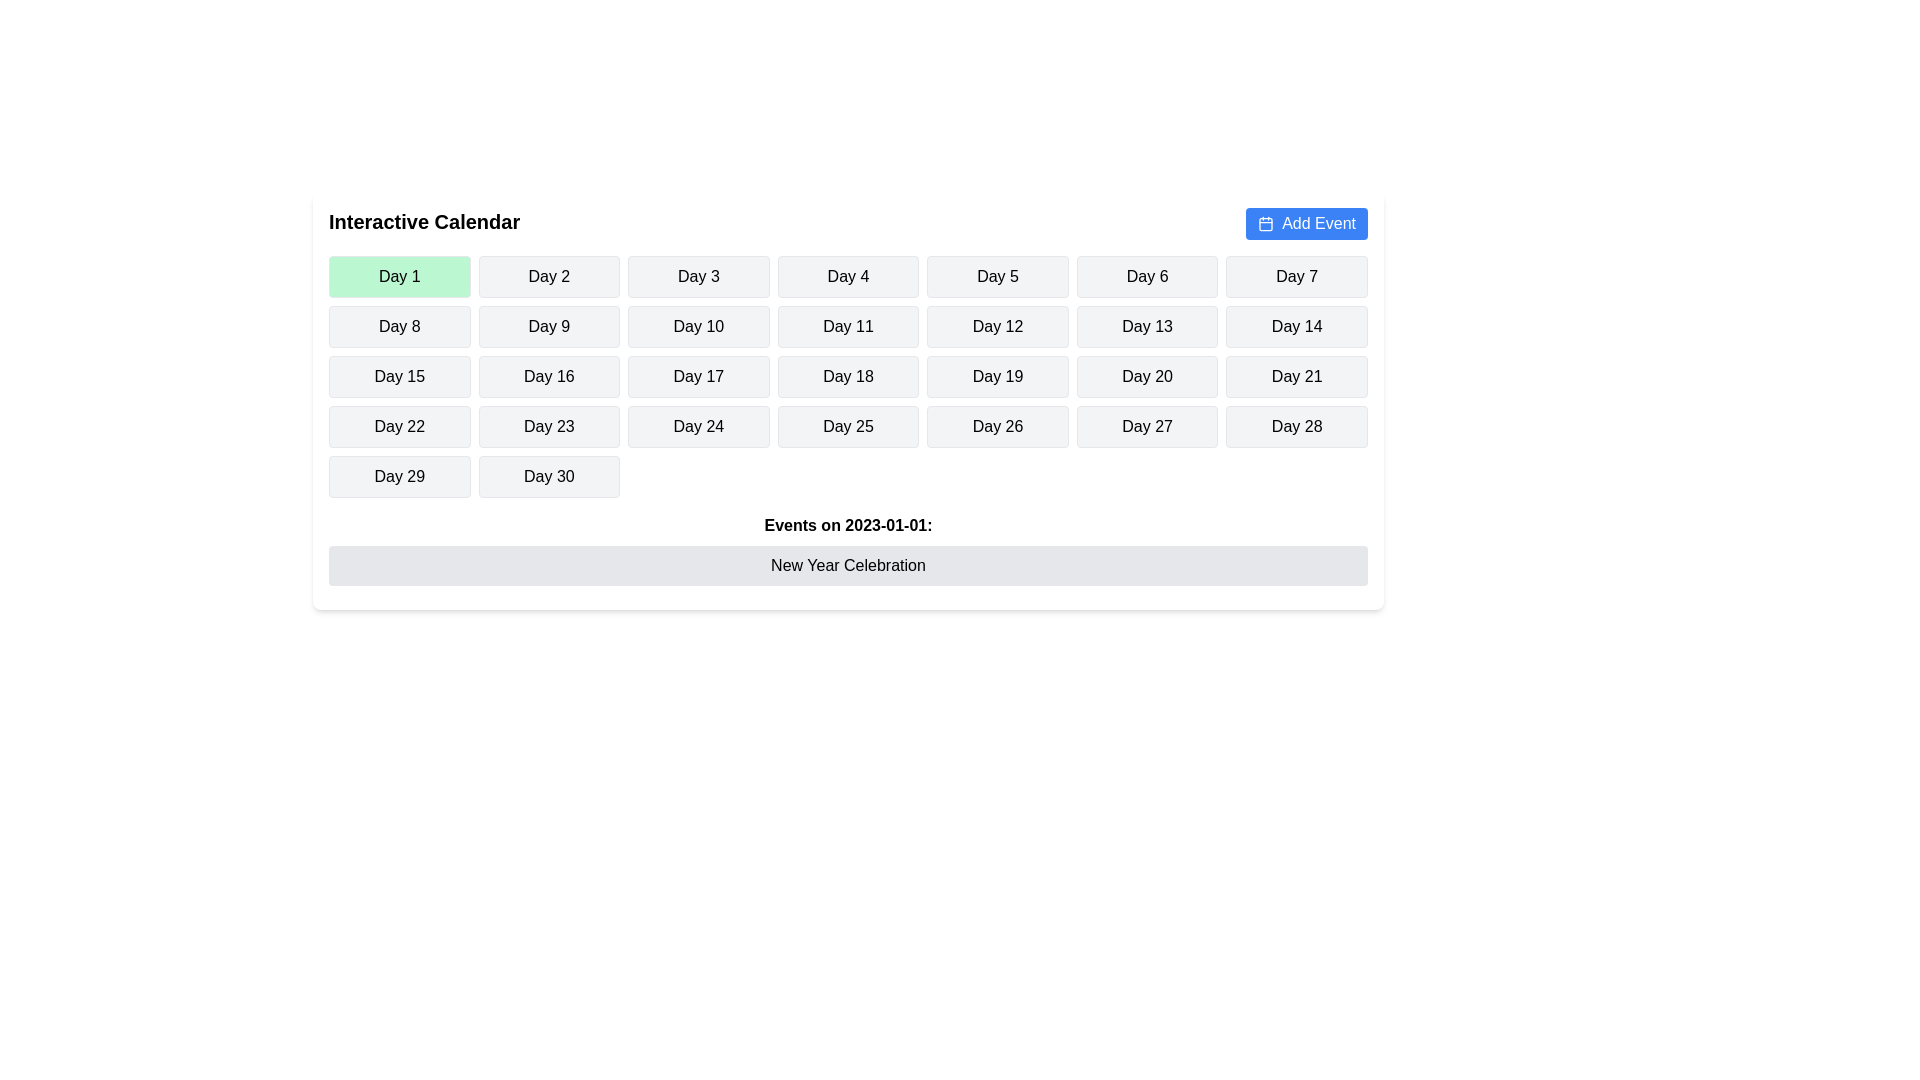  I want to click on event name displayed in the text box for 'New Year Celebration' on the date '2023-01-01', so click(848, 566).